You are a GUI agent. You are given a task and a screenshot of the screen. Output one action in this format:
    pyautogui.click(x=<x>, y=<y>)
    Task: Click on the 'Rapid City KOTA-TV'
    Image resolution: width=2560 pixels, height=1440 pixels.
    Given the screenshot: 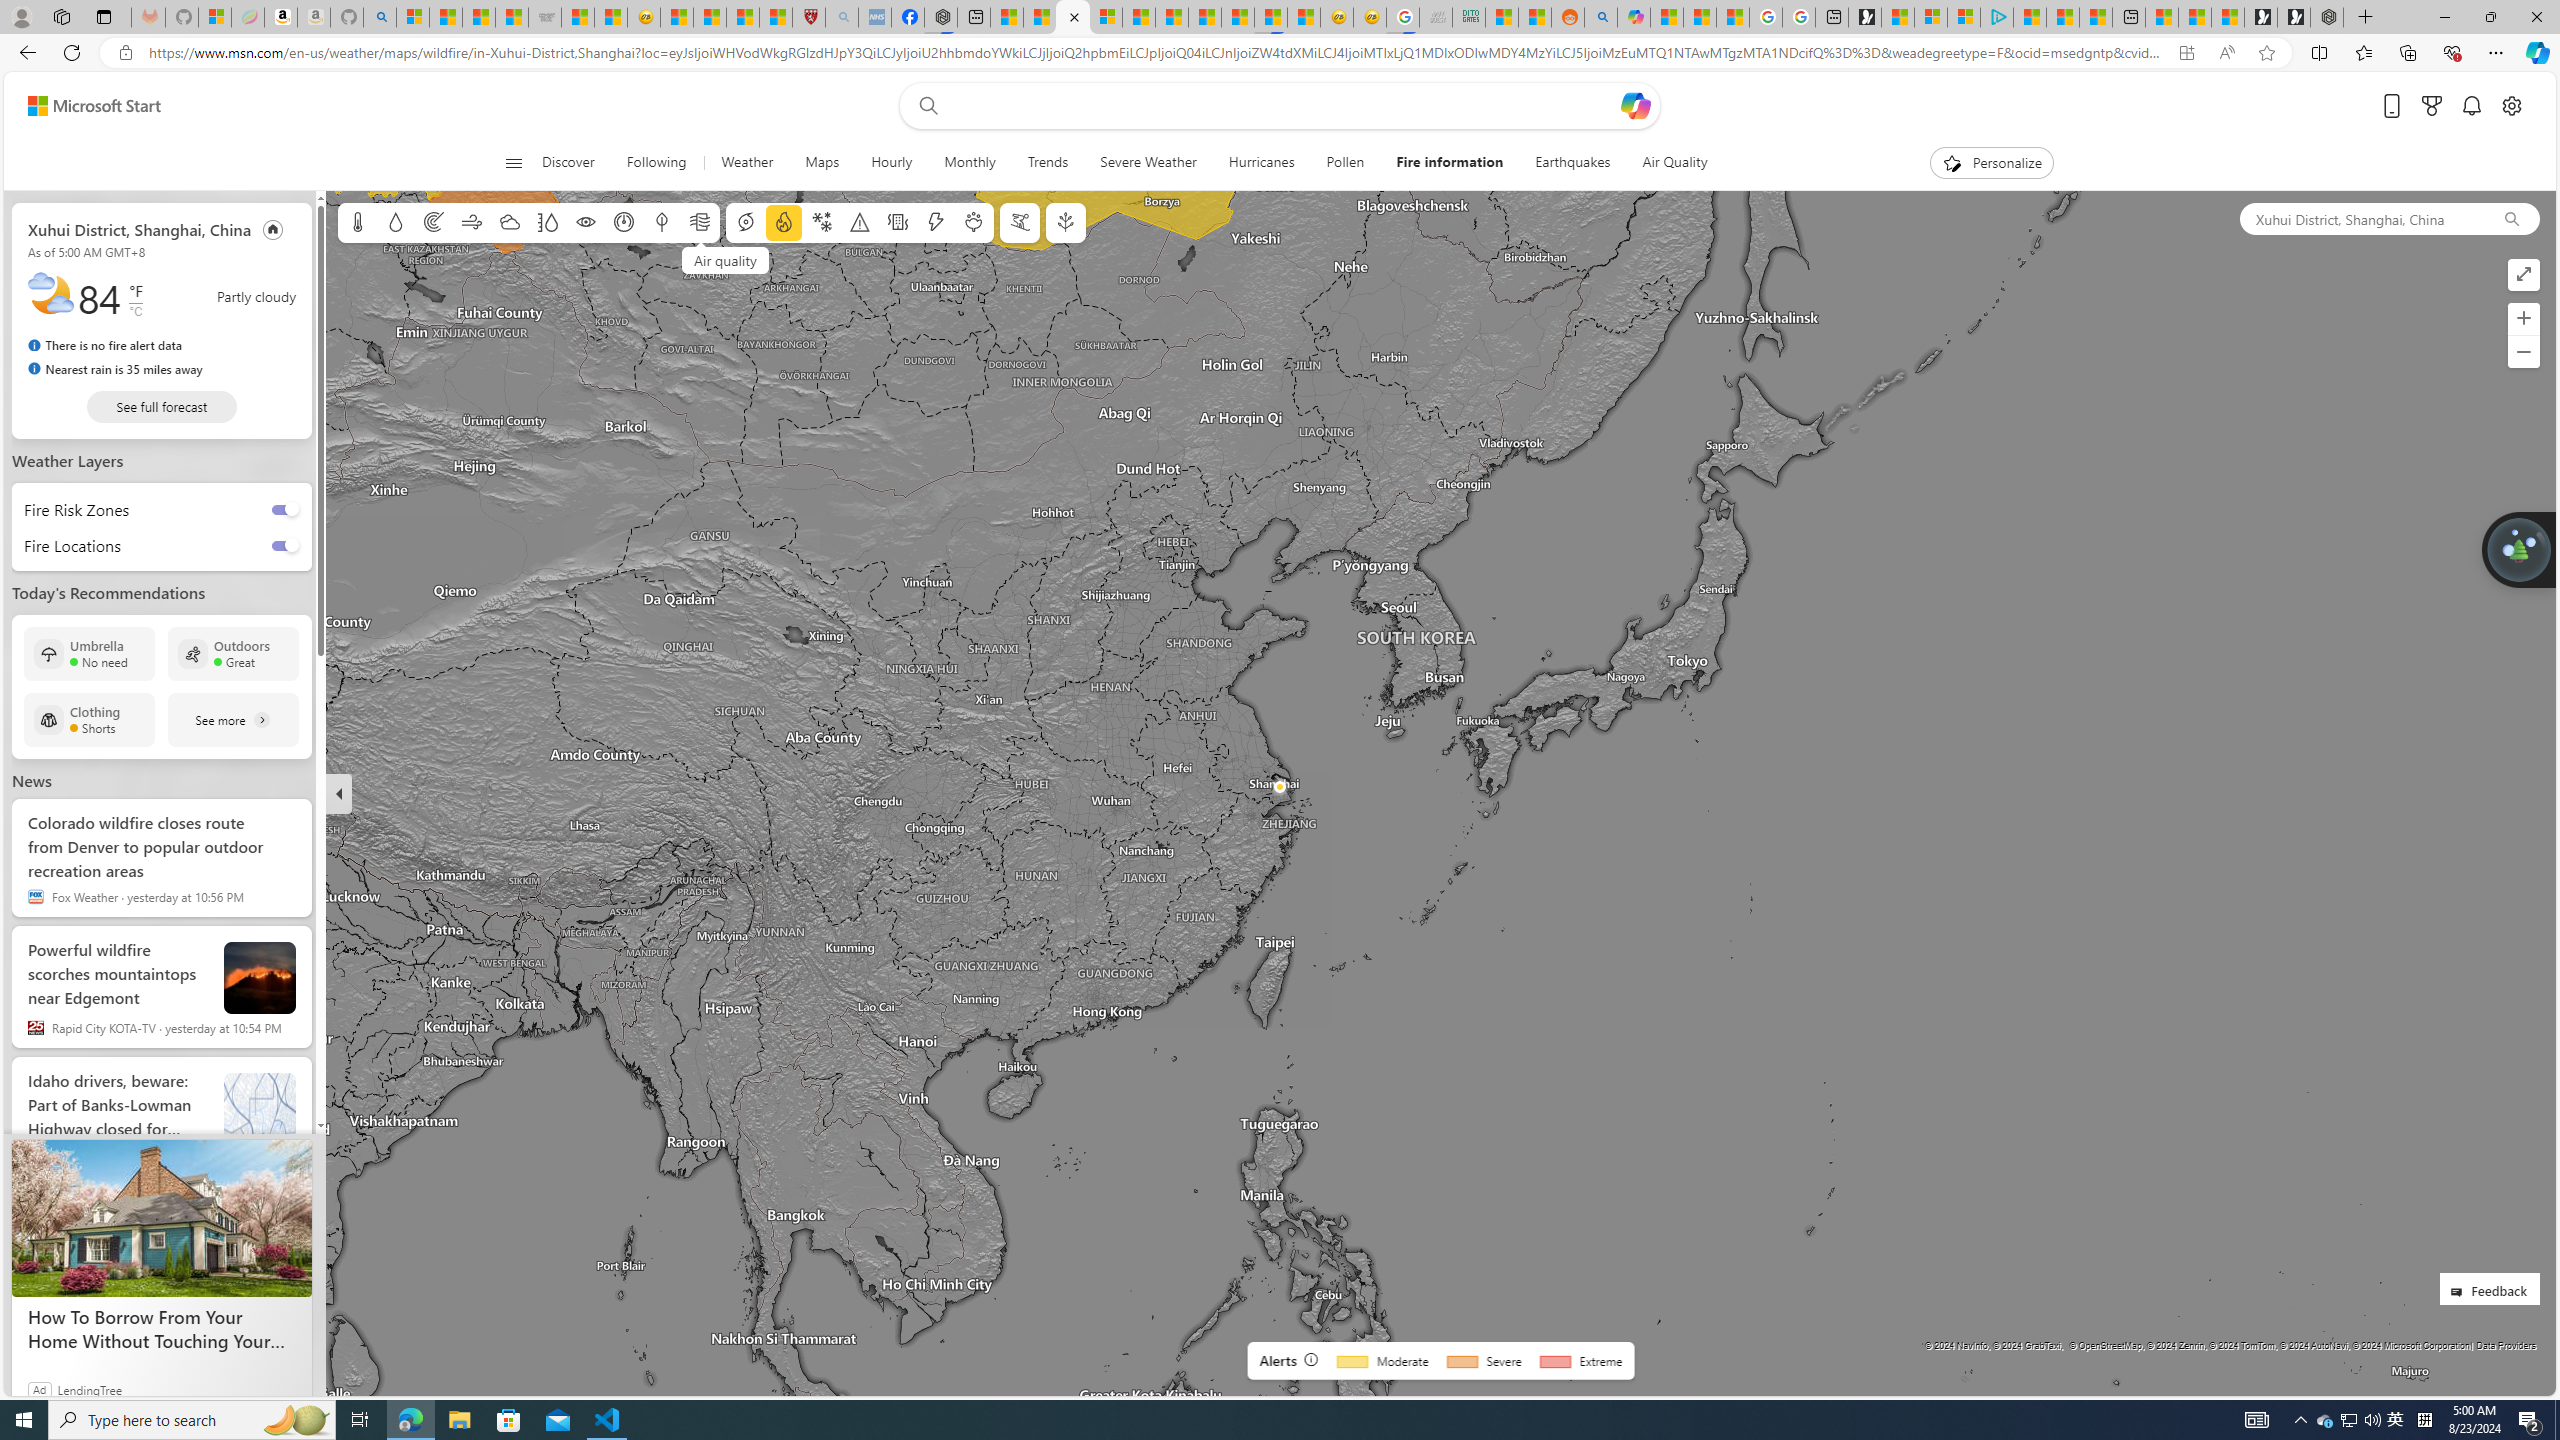 What is the action you would take?
    pyautogui.click(x=34, y=1026)
    